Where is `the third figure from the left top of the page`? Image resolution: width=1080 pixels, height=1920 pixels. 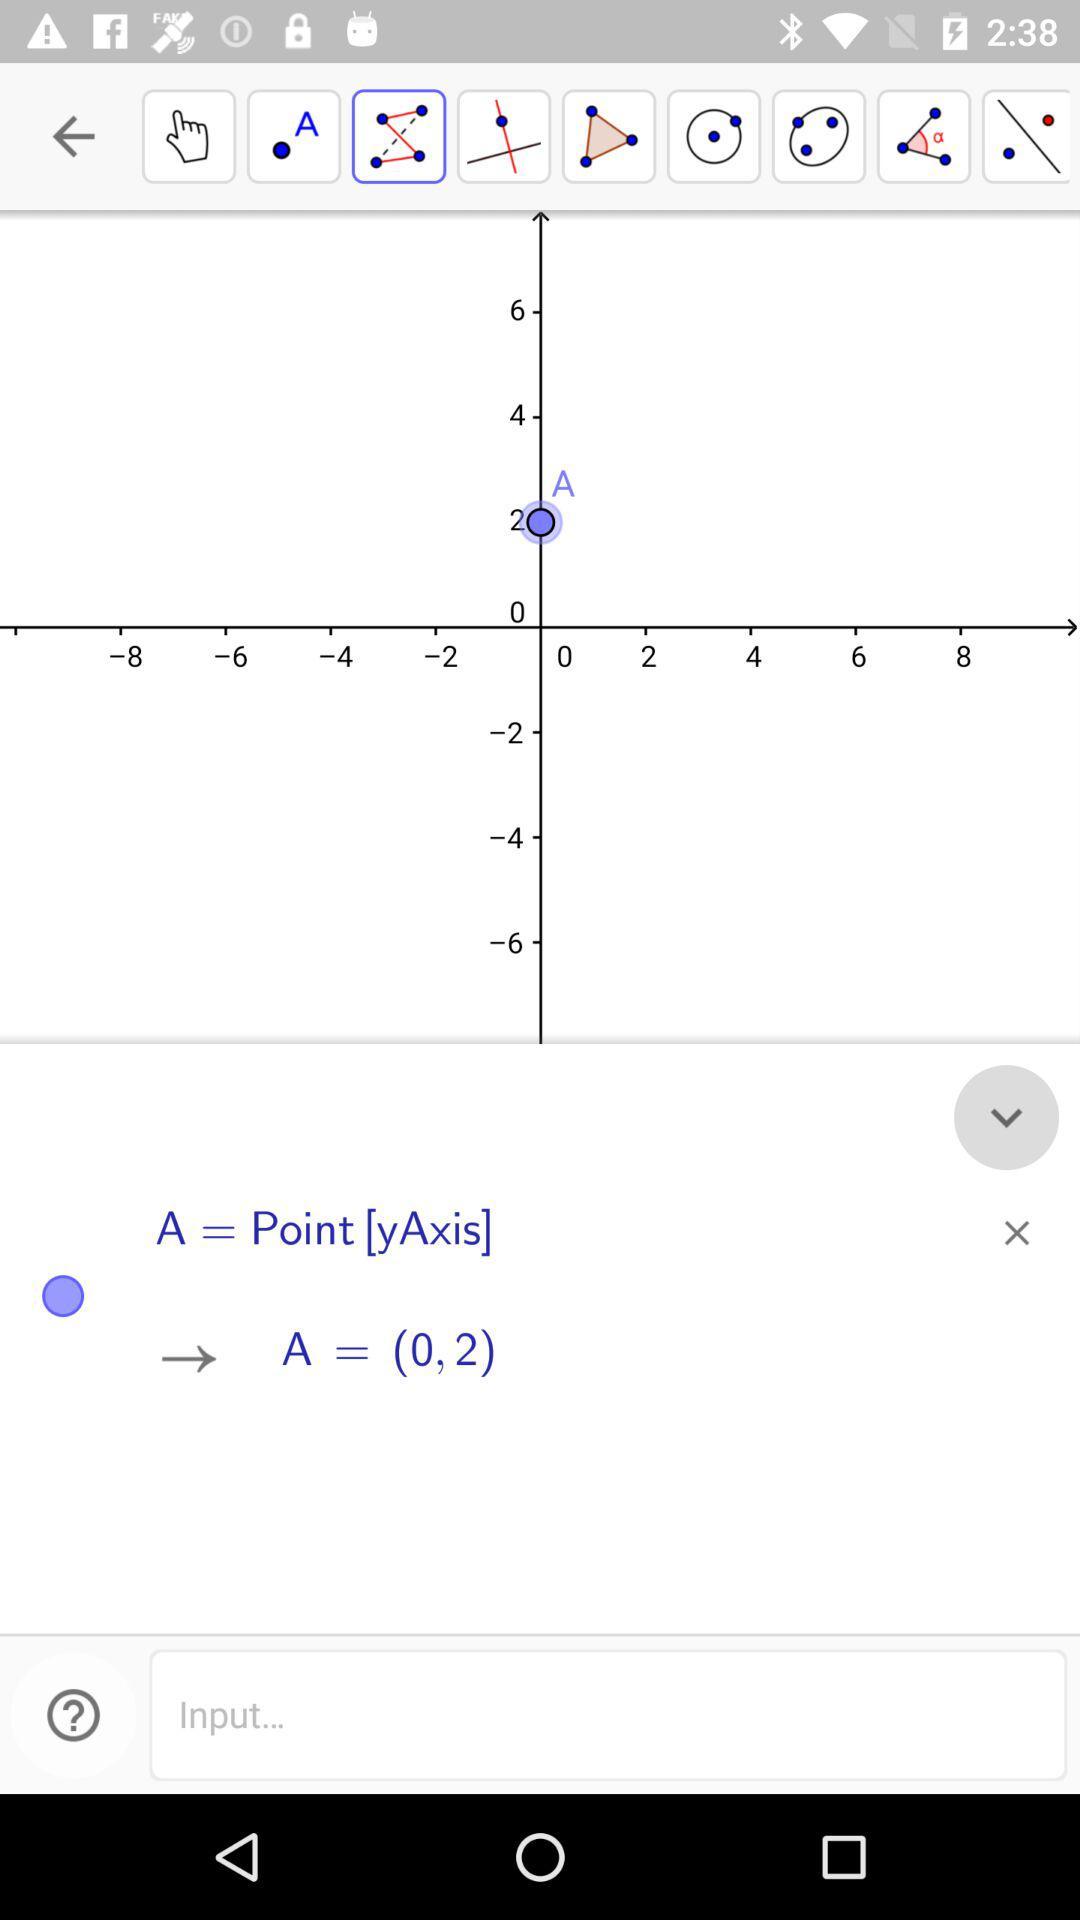 the third figure from the left top of the page is located at coordinates (1006, 1116).